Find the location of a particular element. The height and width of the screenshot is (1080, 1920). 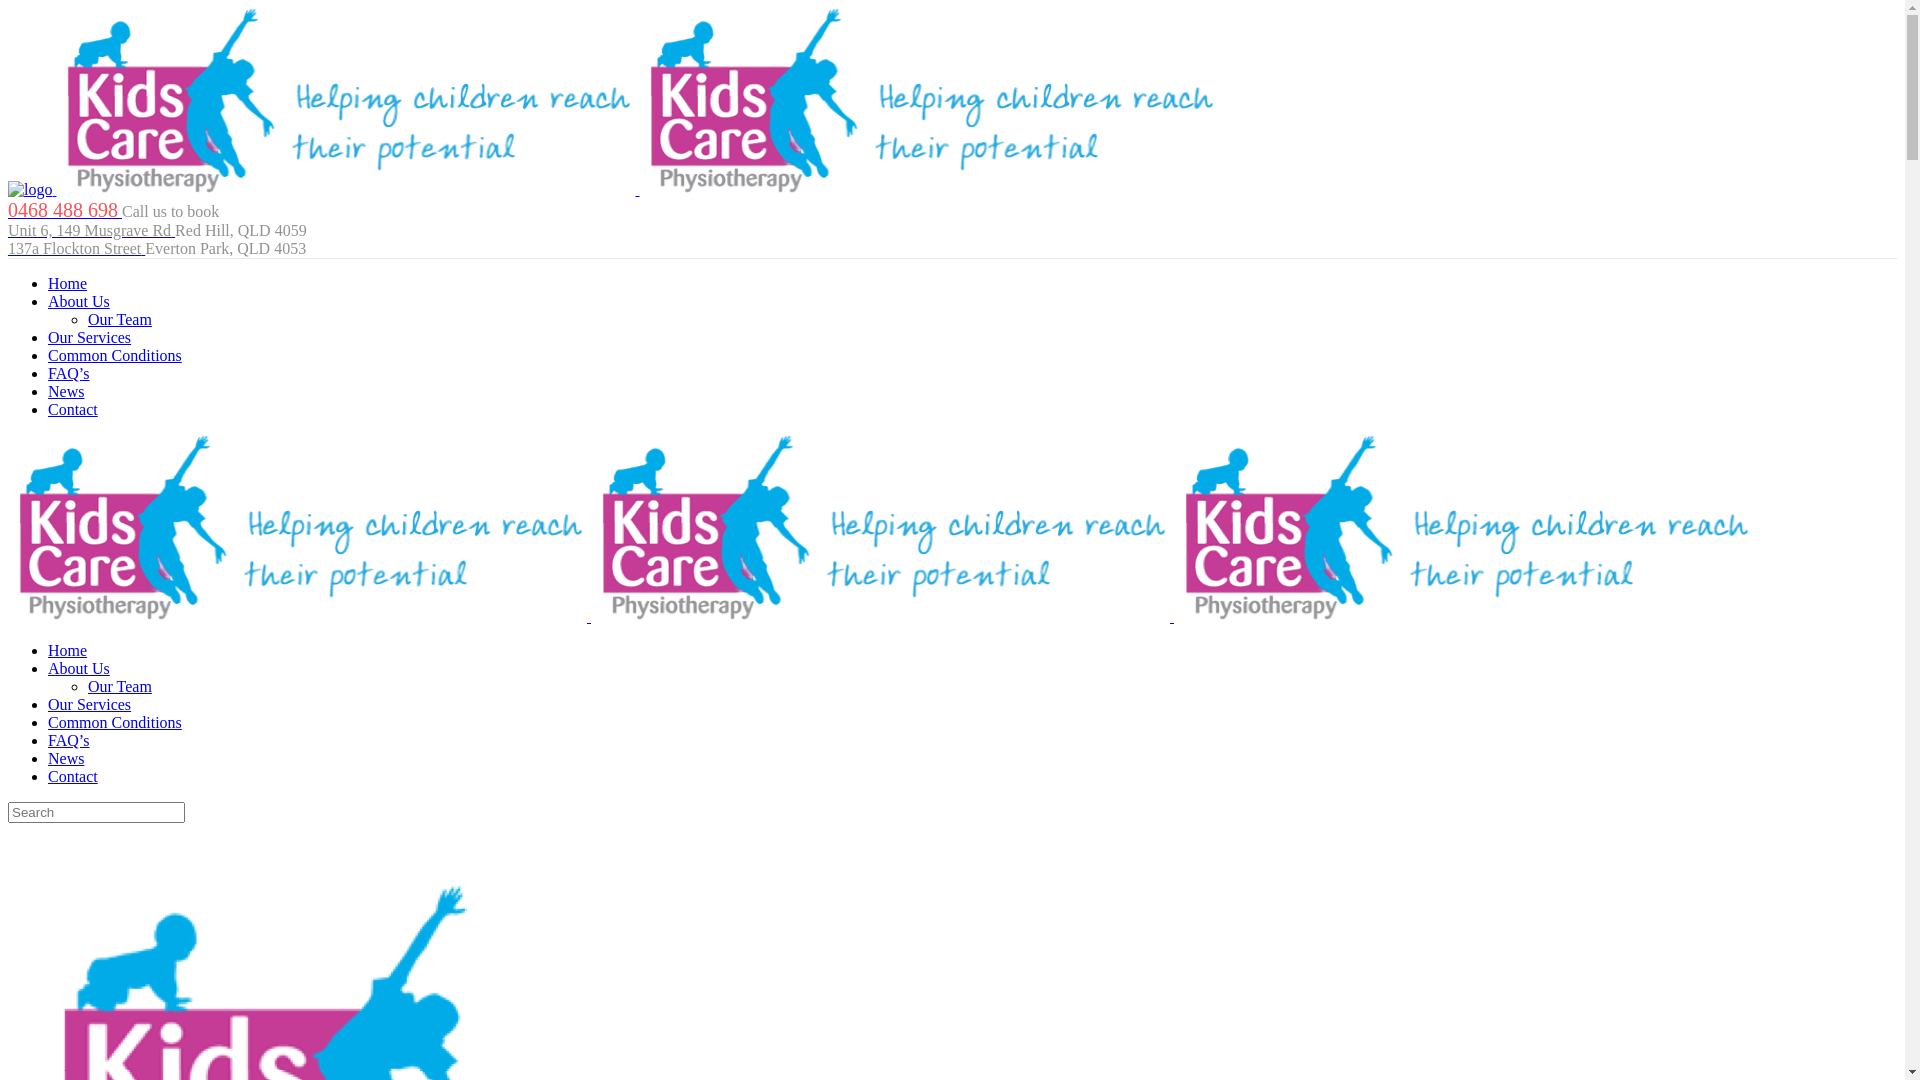

'0468 488 698' is located at coordinates (65, 211).